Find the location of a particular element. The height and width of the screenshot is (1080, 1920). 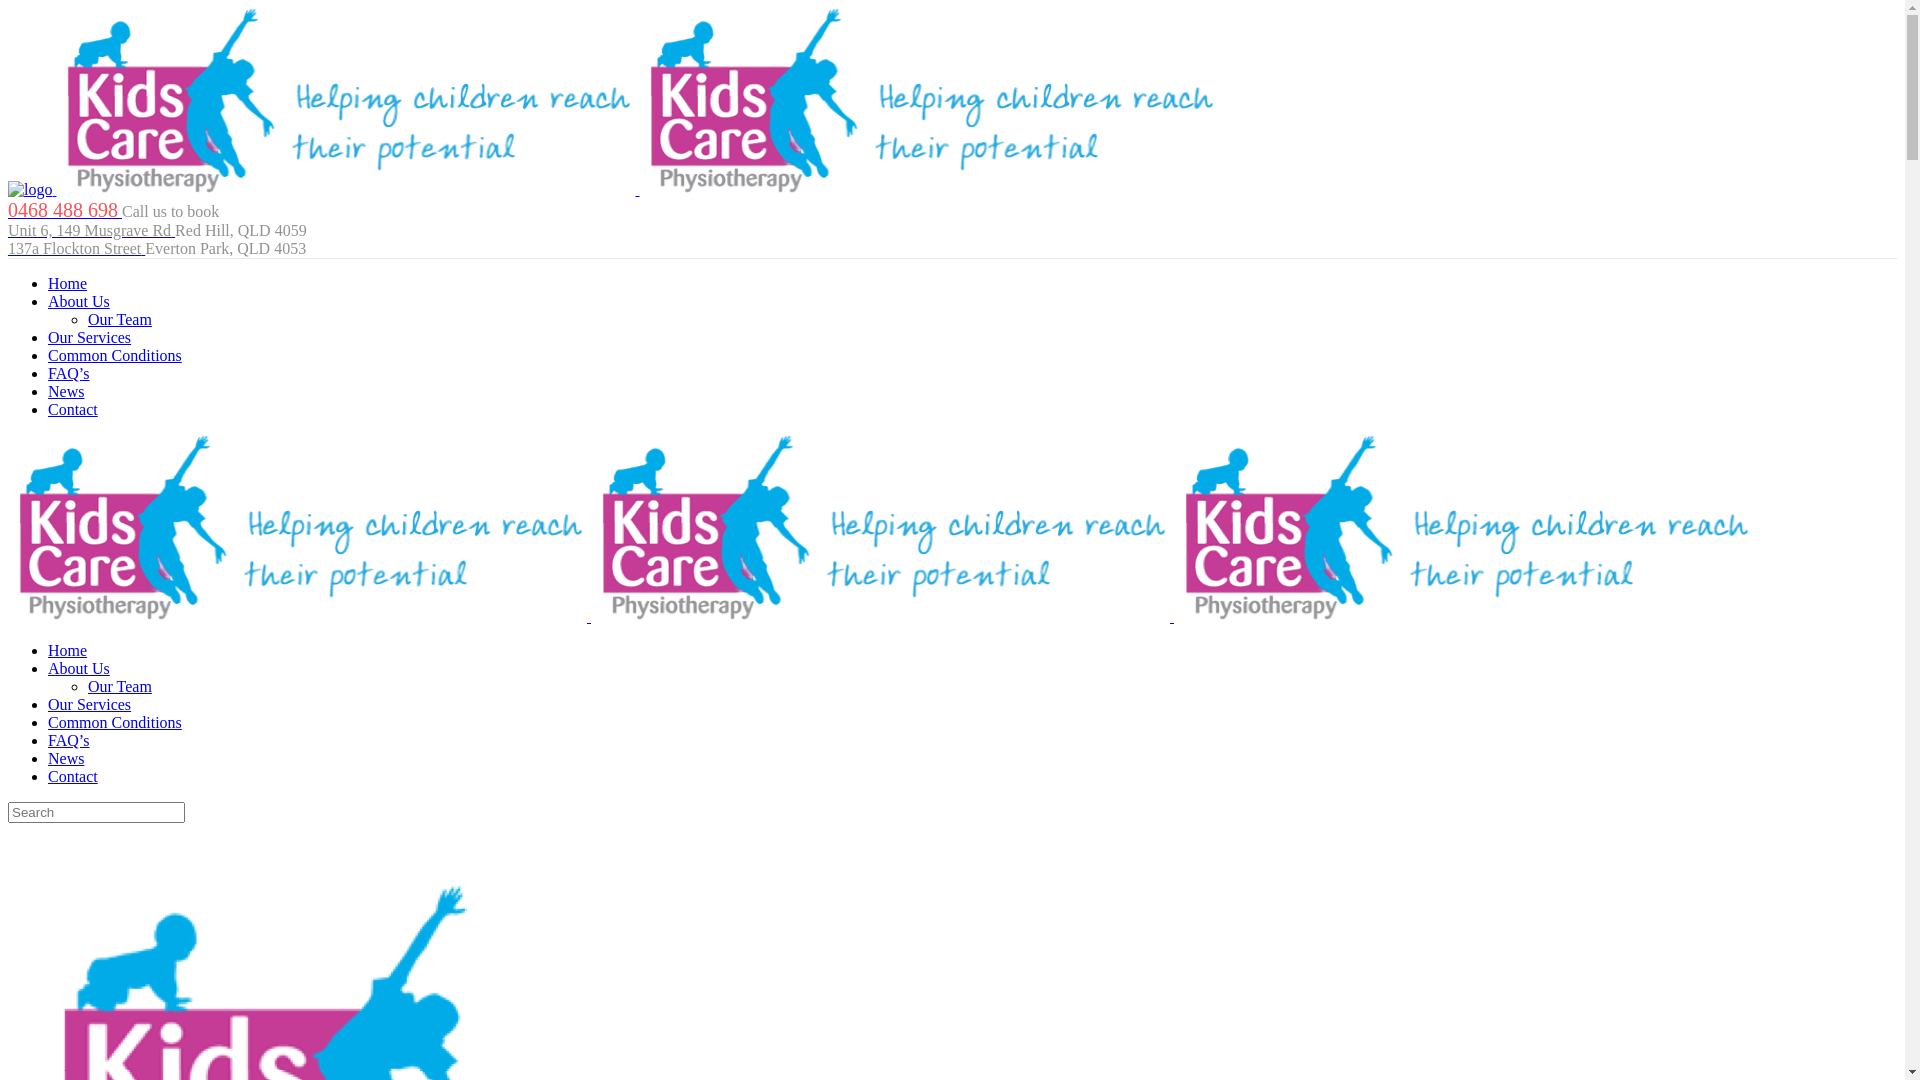

'0468 488 698' is located at coordinates (65, 211).